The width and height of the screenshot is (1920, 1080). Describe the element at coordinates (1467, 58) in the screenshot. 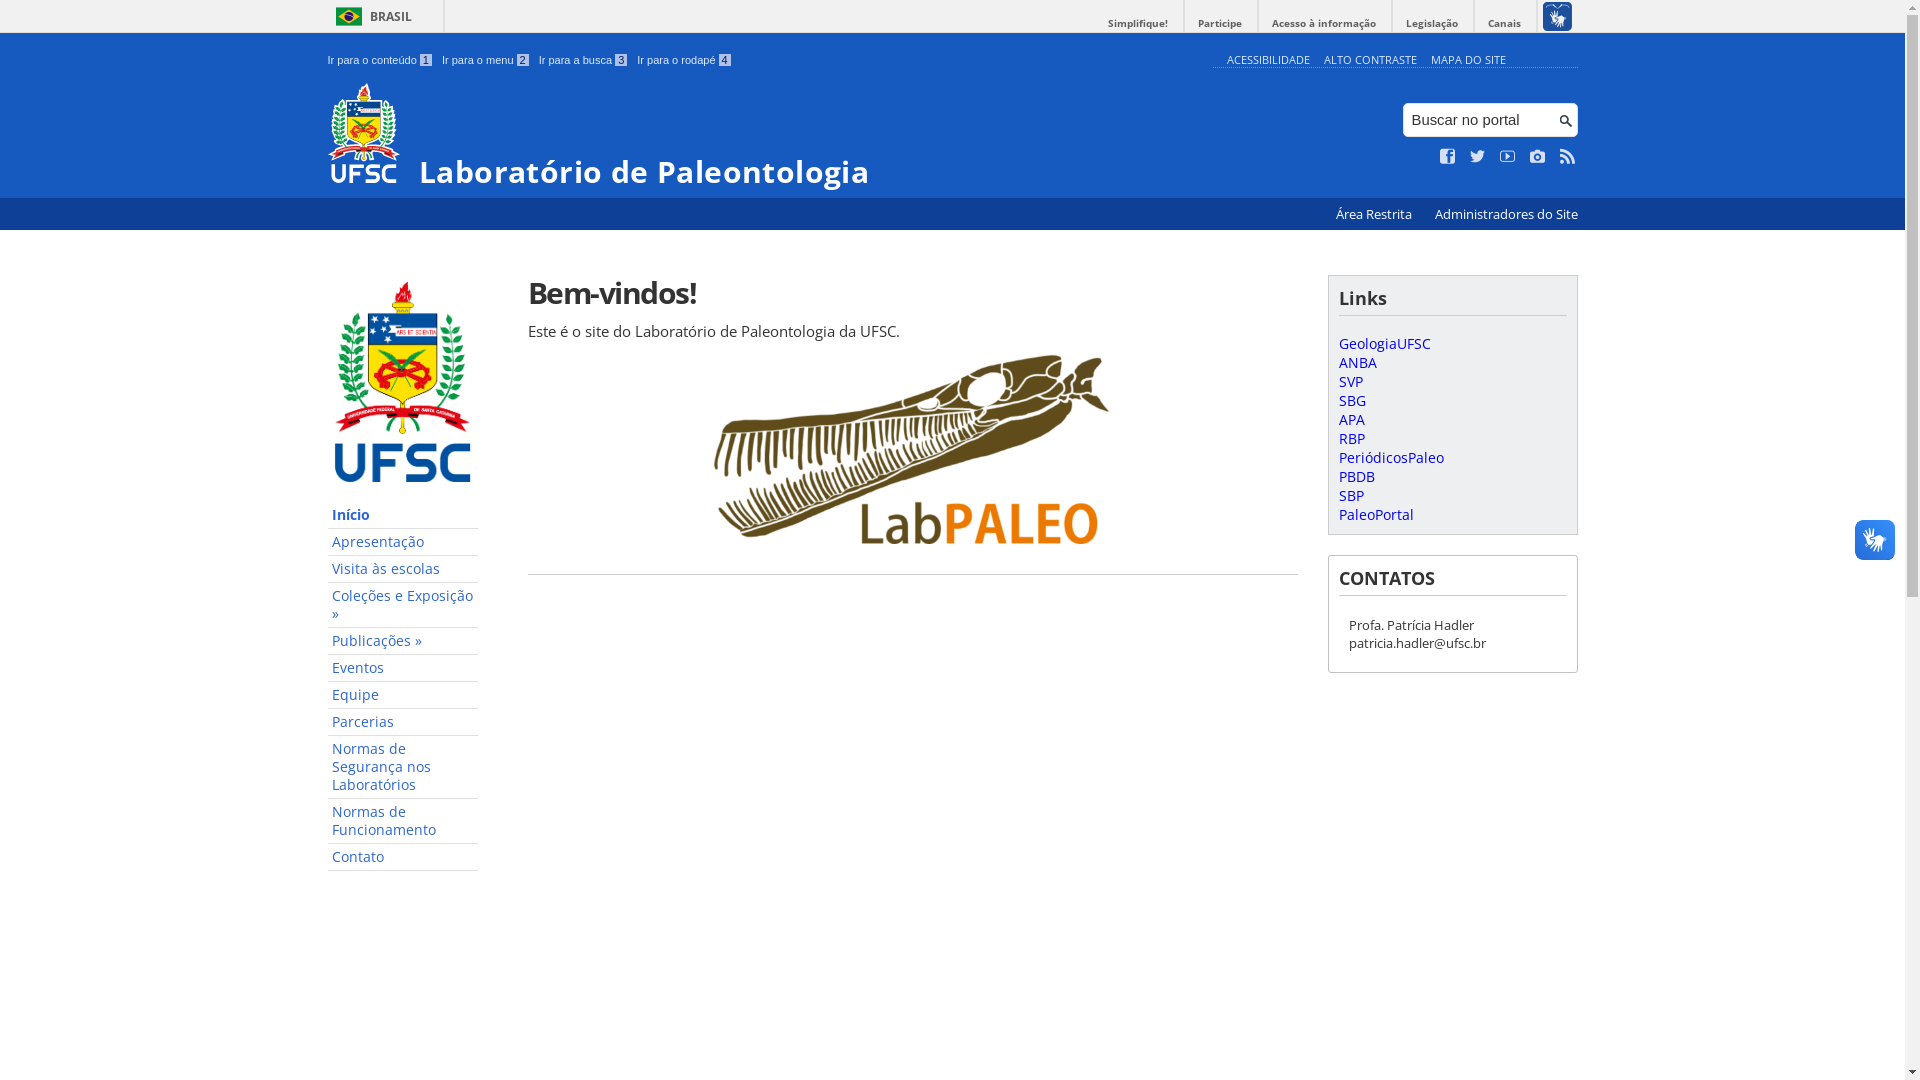

I see `'MAPA DO SITE'` at that location.